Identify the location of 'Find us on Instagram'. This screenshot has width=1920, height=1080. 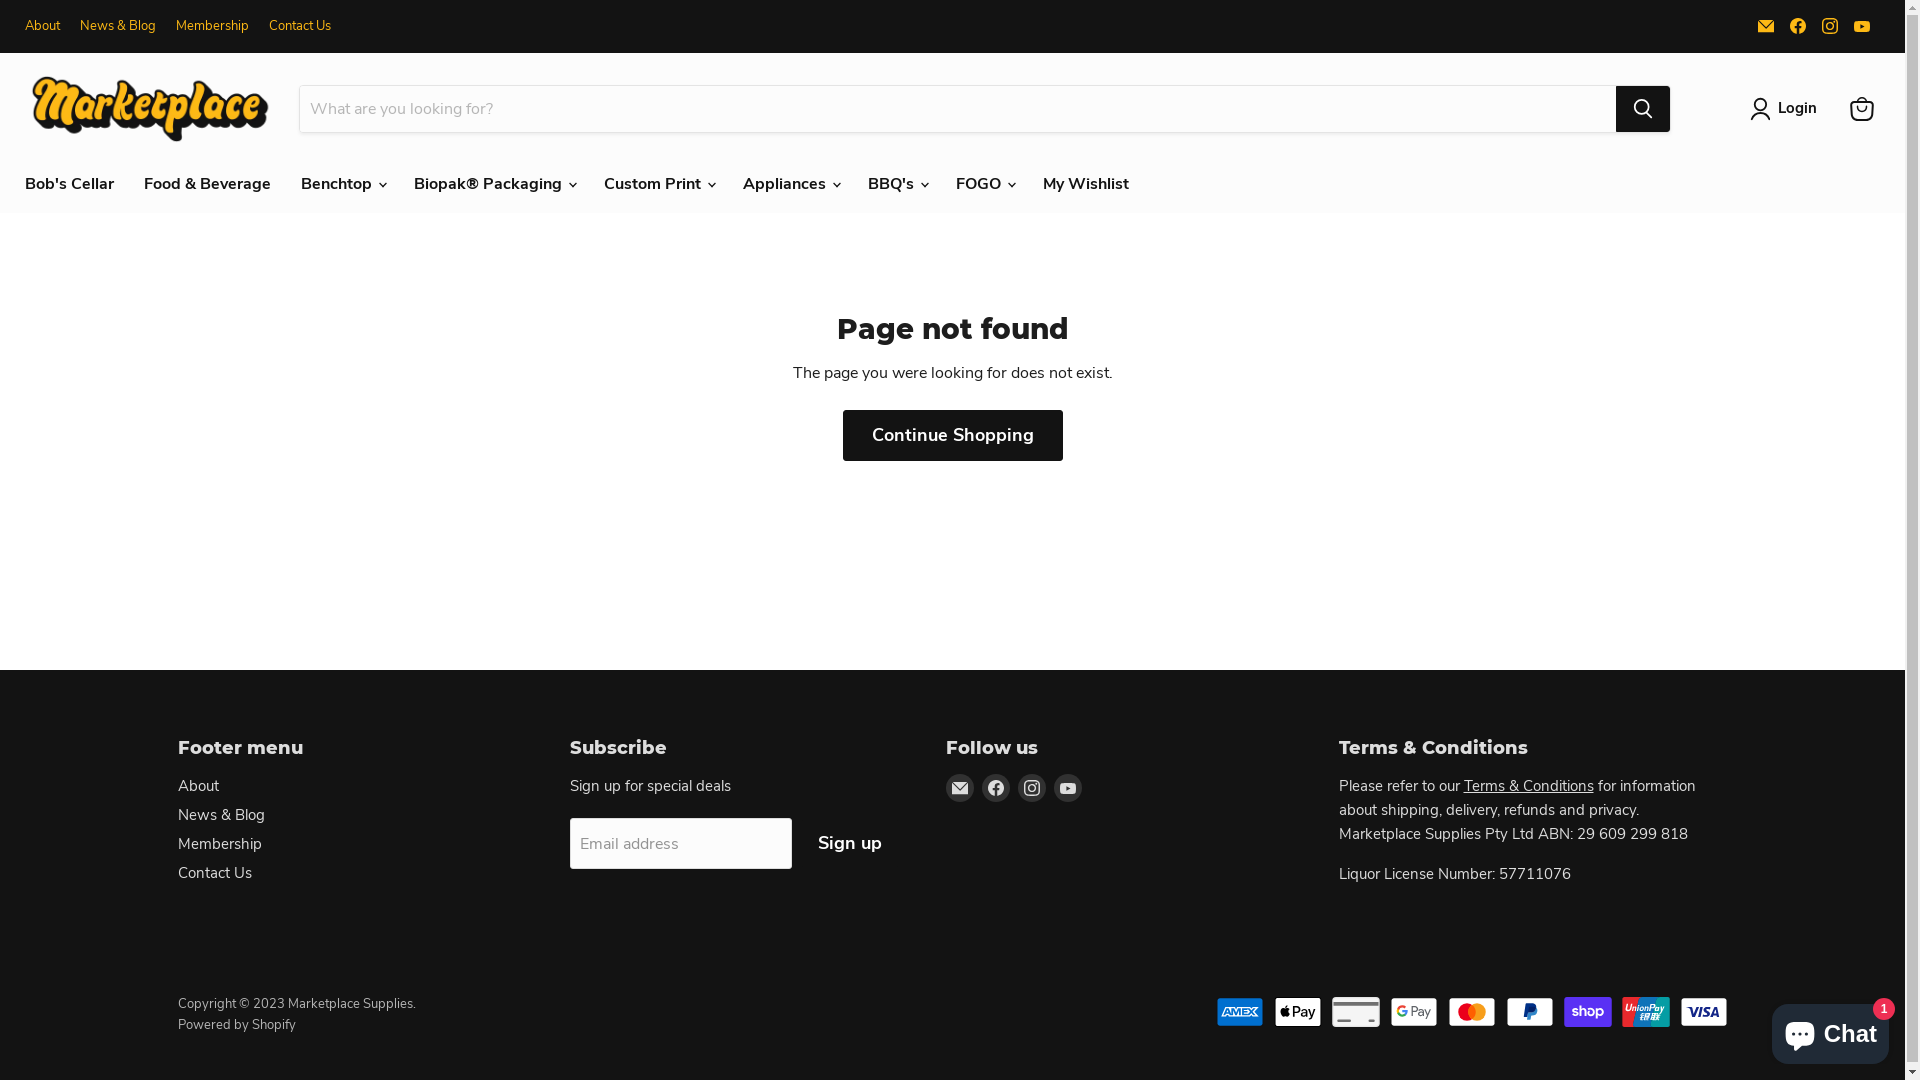
(1032, 786).